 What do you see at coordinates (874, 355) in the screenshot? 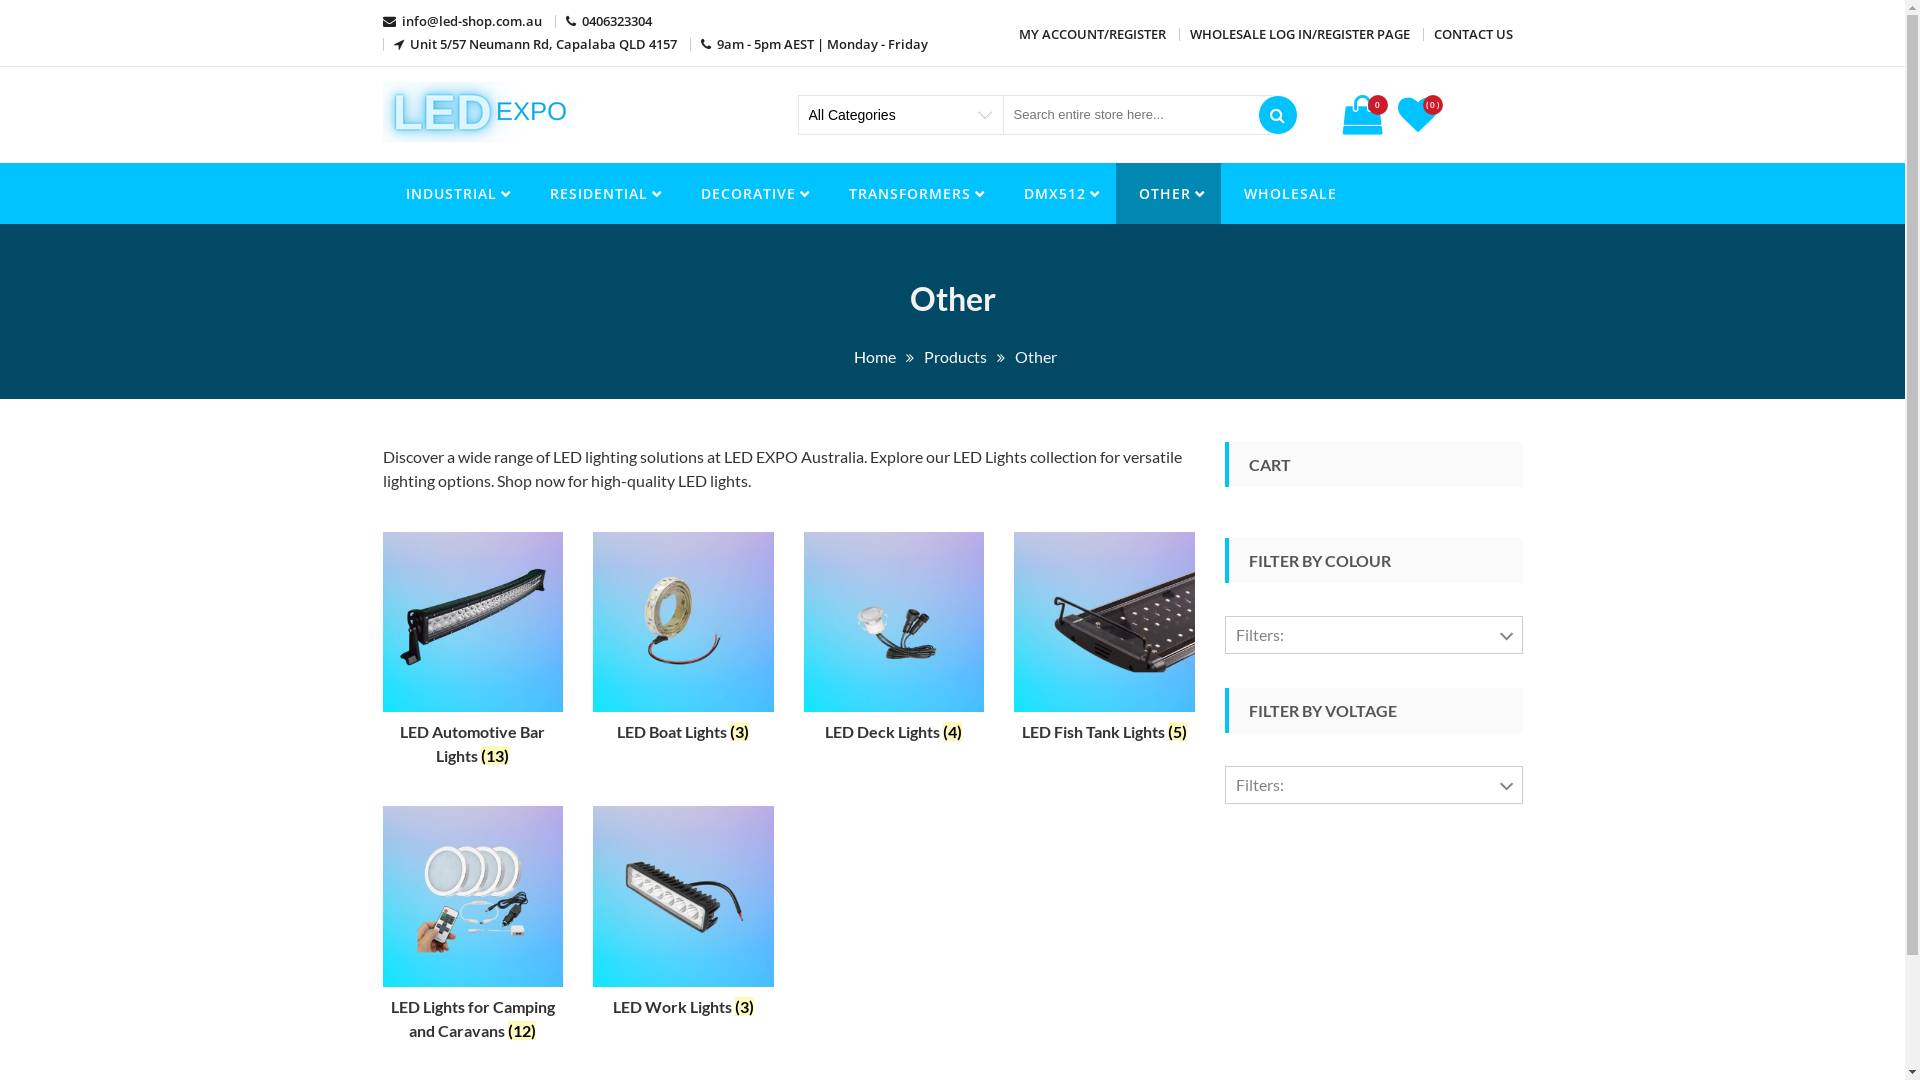
I see `'Home'` at bounding box center [874, 355].